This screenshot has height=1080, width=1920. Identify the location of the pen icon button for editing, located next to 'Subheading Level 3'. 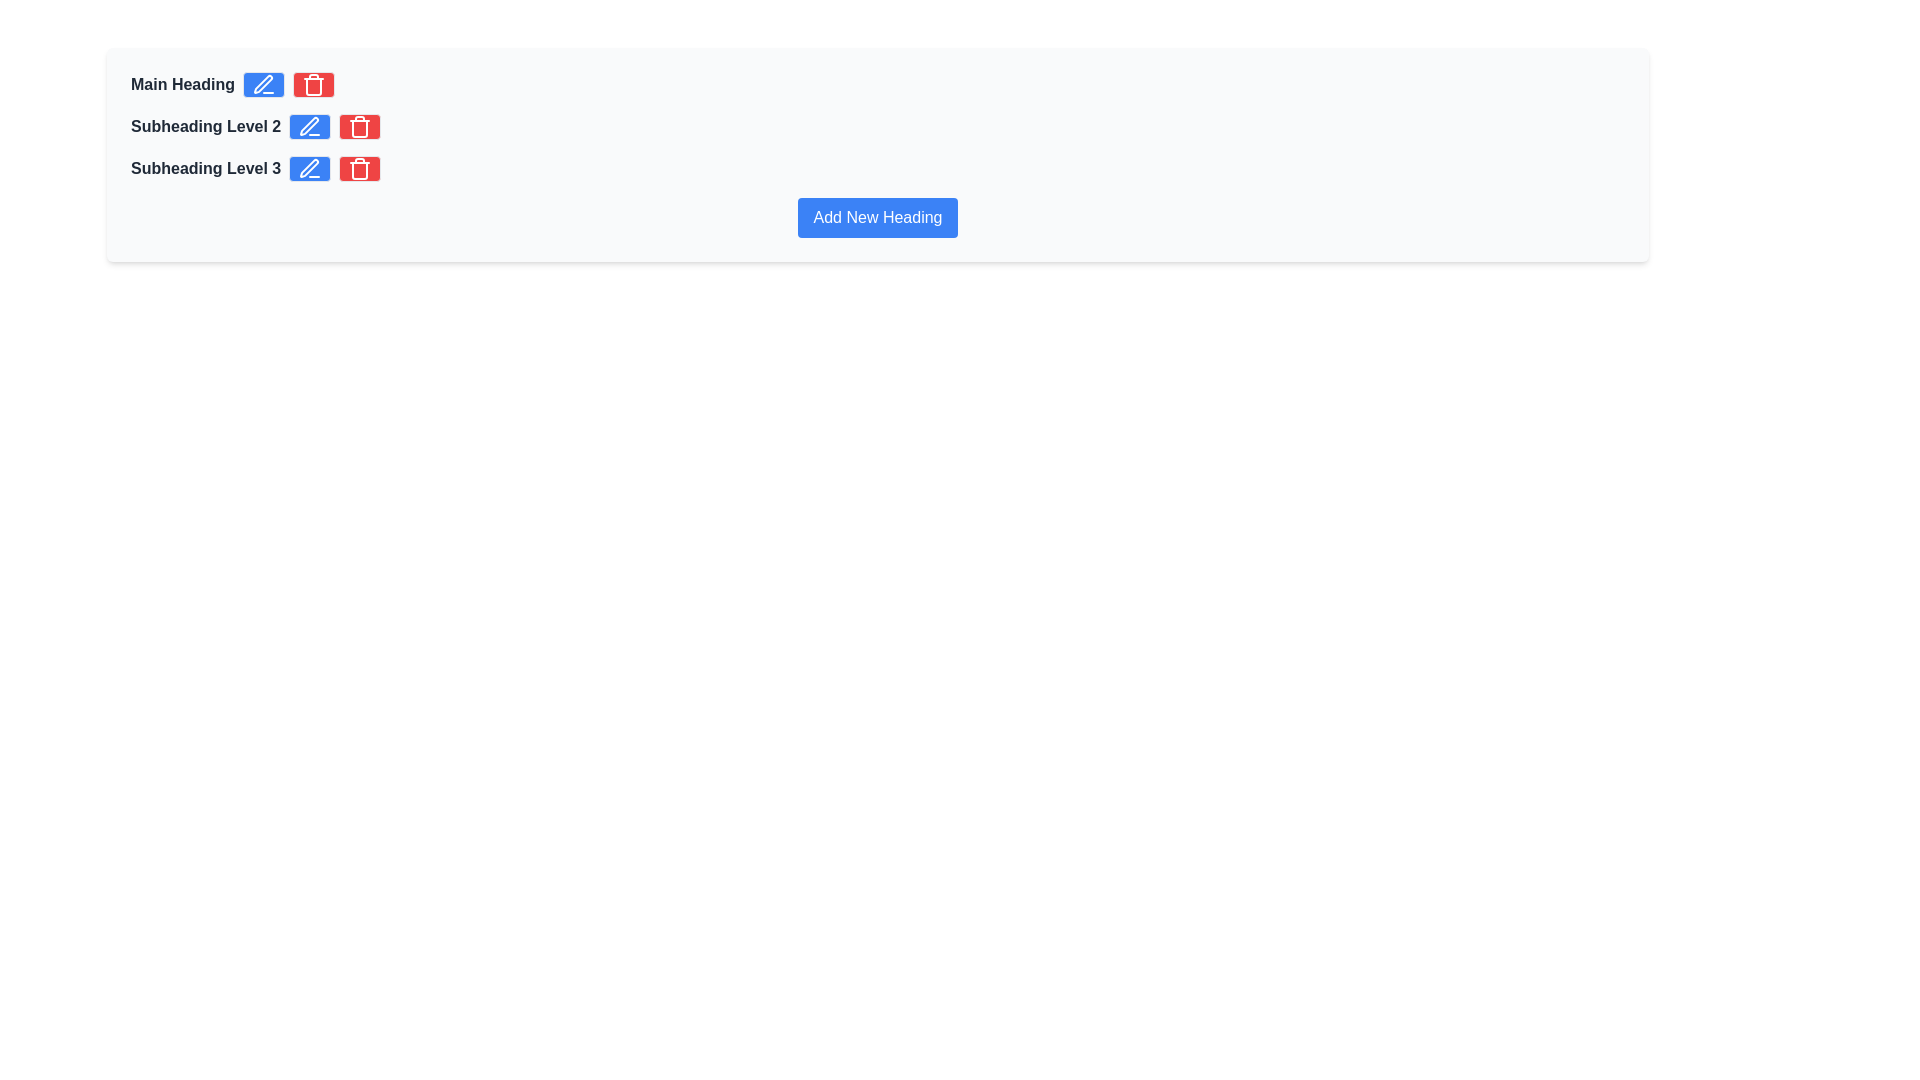
(308, 167).